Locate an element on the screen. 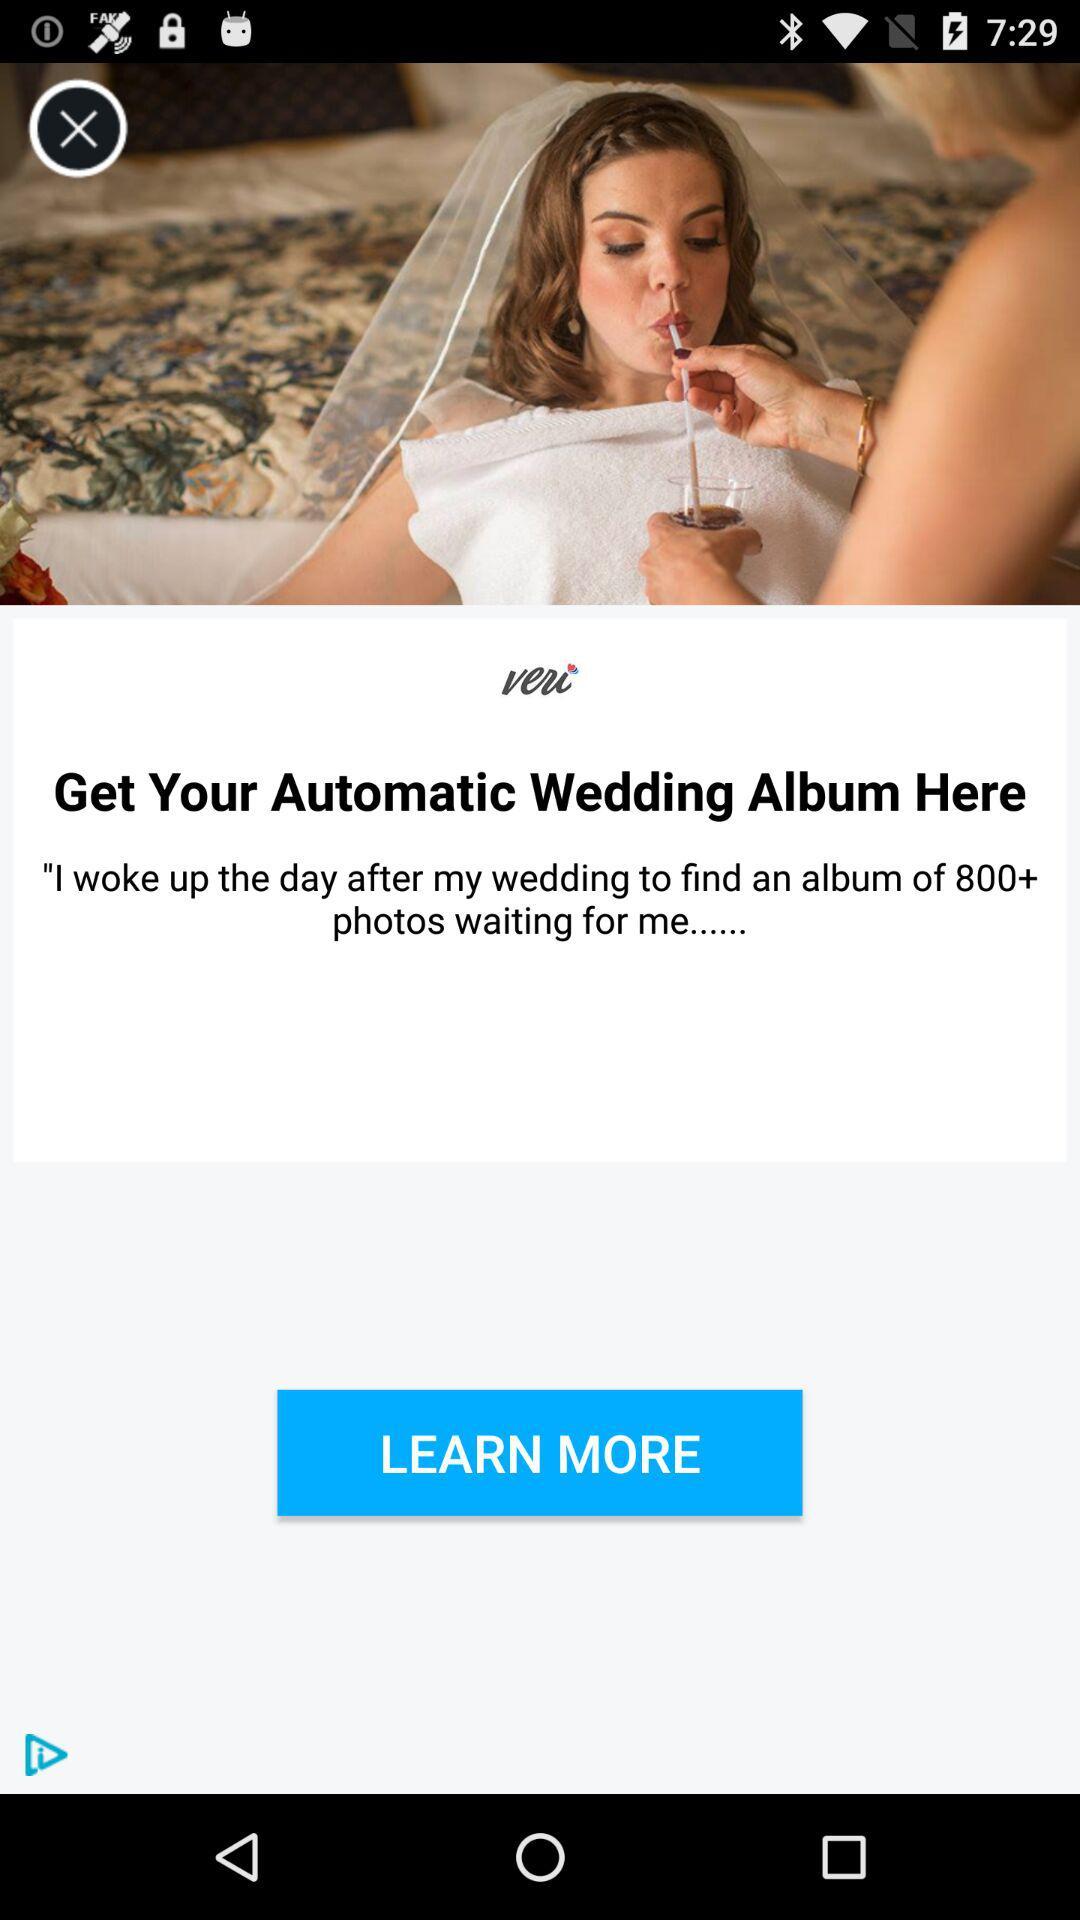 The height and width of the screenshot is (1920, 1080). item above get your automatic item is located at coordinates (77, 128).